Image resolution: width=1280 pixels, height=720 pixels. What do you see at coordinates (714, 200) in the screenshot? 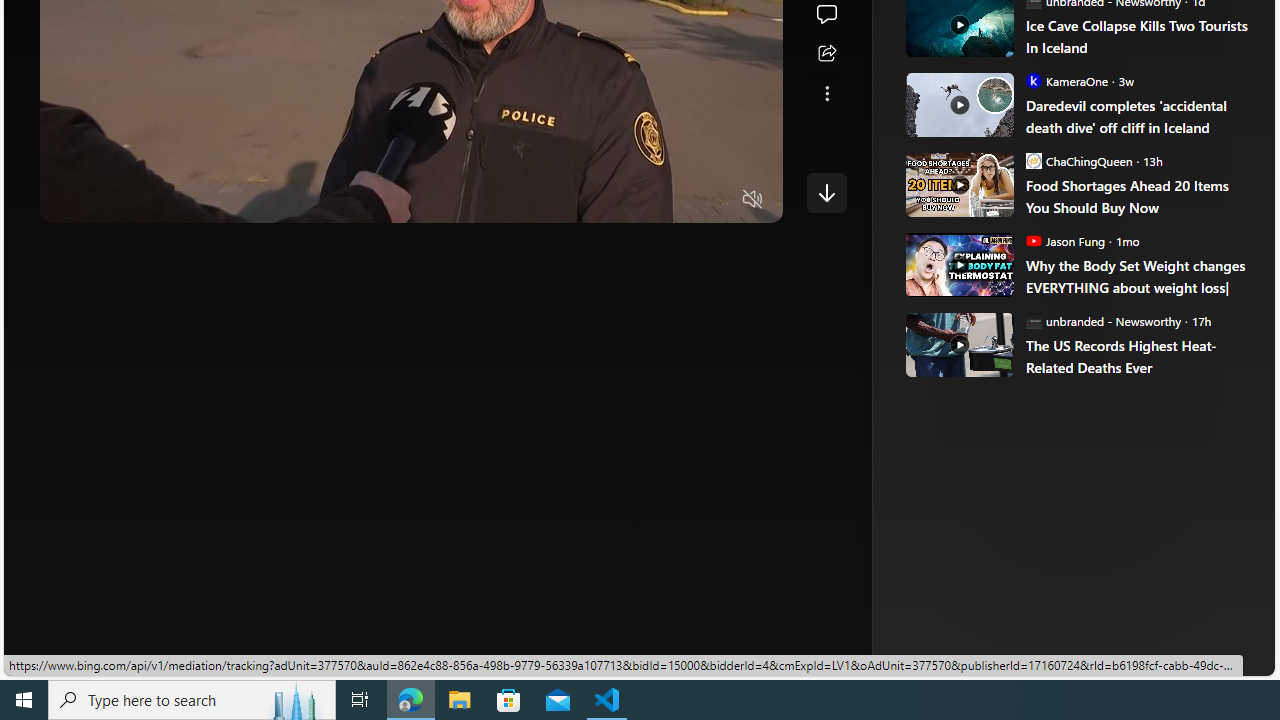
I see `'Fullscreen'` at bounding box center [714, 200].